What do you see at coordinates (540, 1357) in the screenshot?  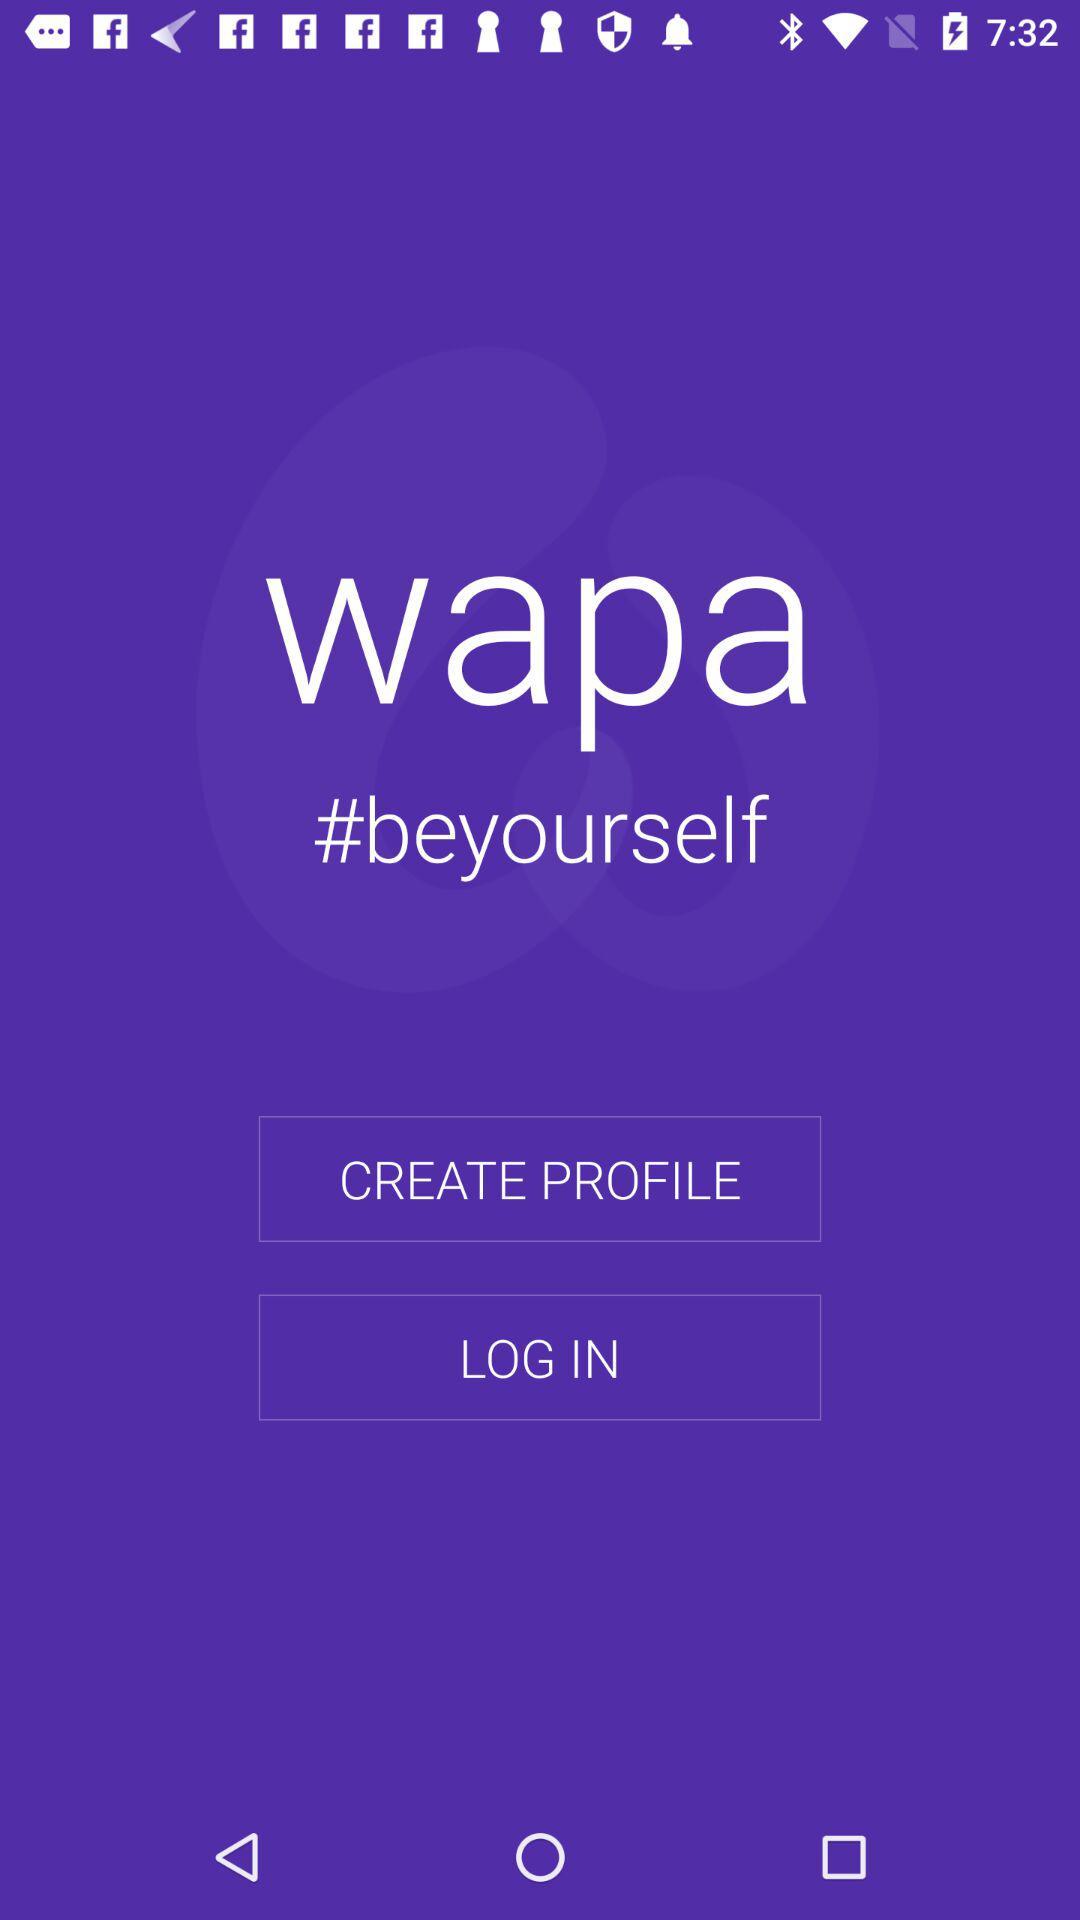 I see `the item below the create profile item` at bounding box center [540, 1357].